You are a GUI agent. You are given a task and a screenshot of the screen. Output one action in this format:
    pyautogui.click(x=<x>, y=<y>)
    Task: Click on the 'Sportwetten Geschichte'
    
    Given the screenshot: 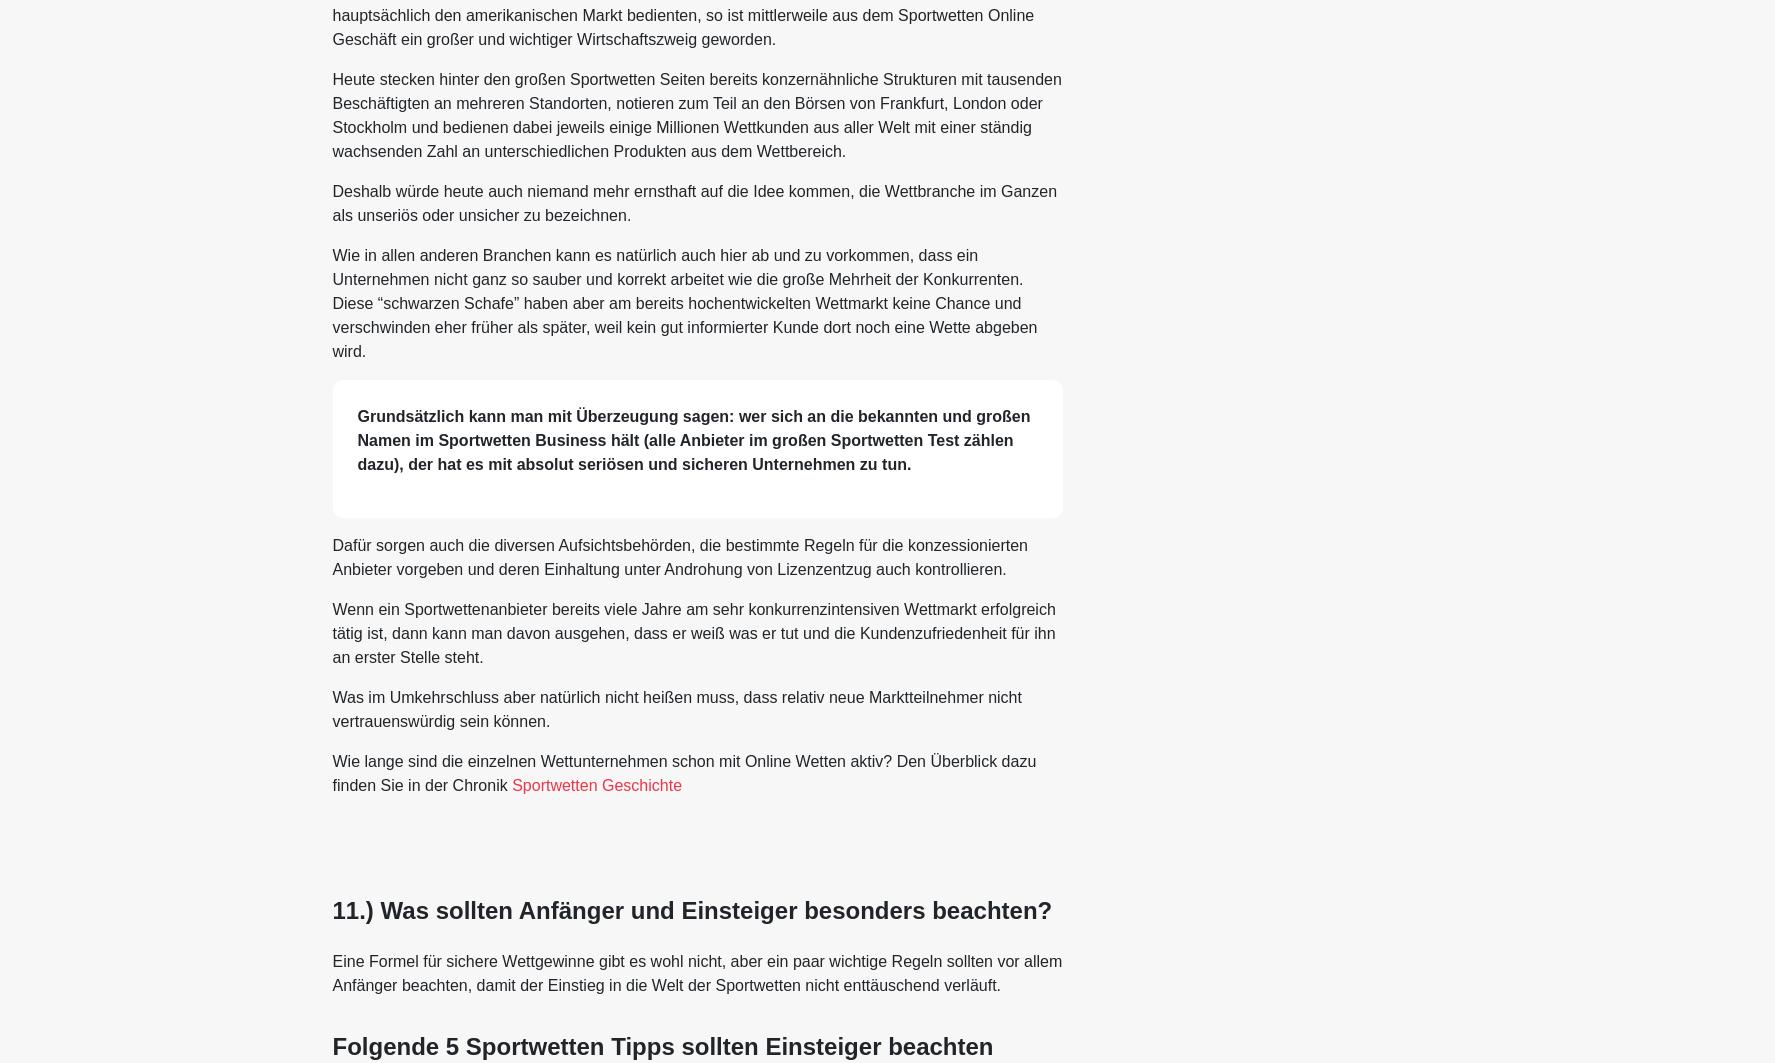 What is the action you would take?
    pyautogui.click(x=596, y=783)
    